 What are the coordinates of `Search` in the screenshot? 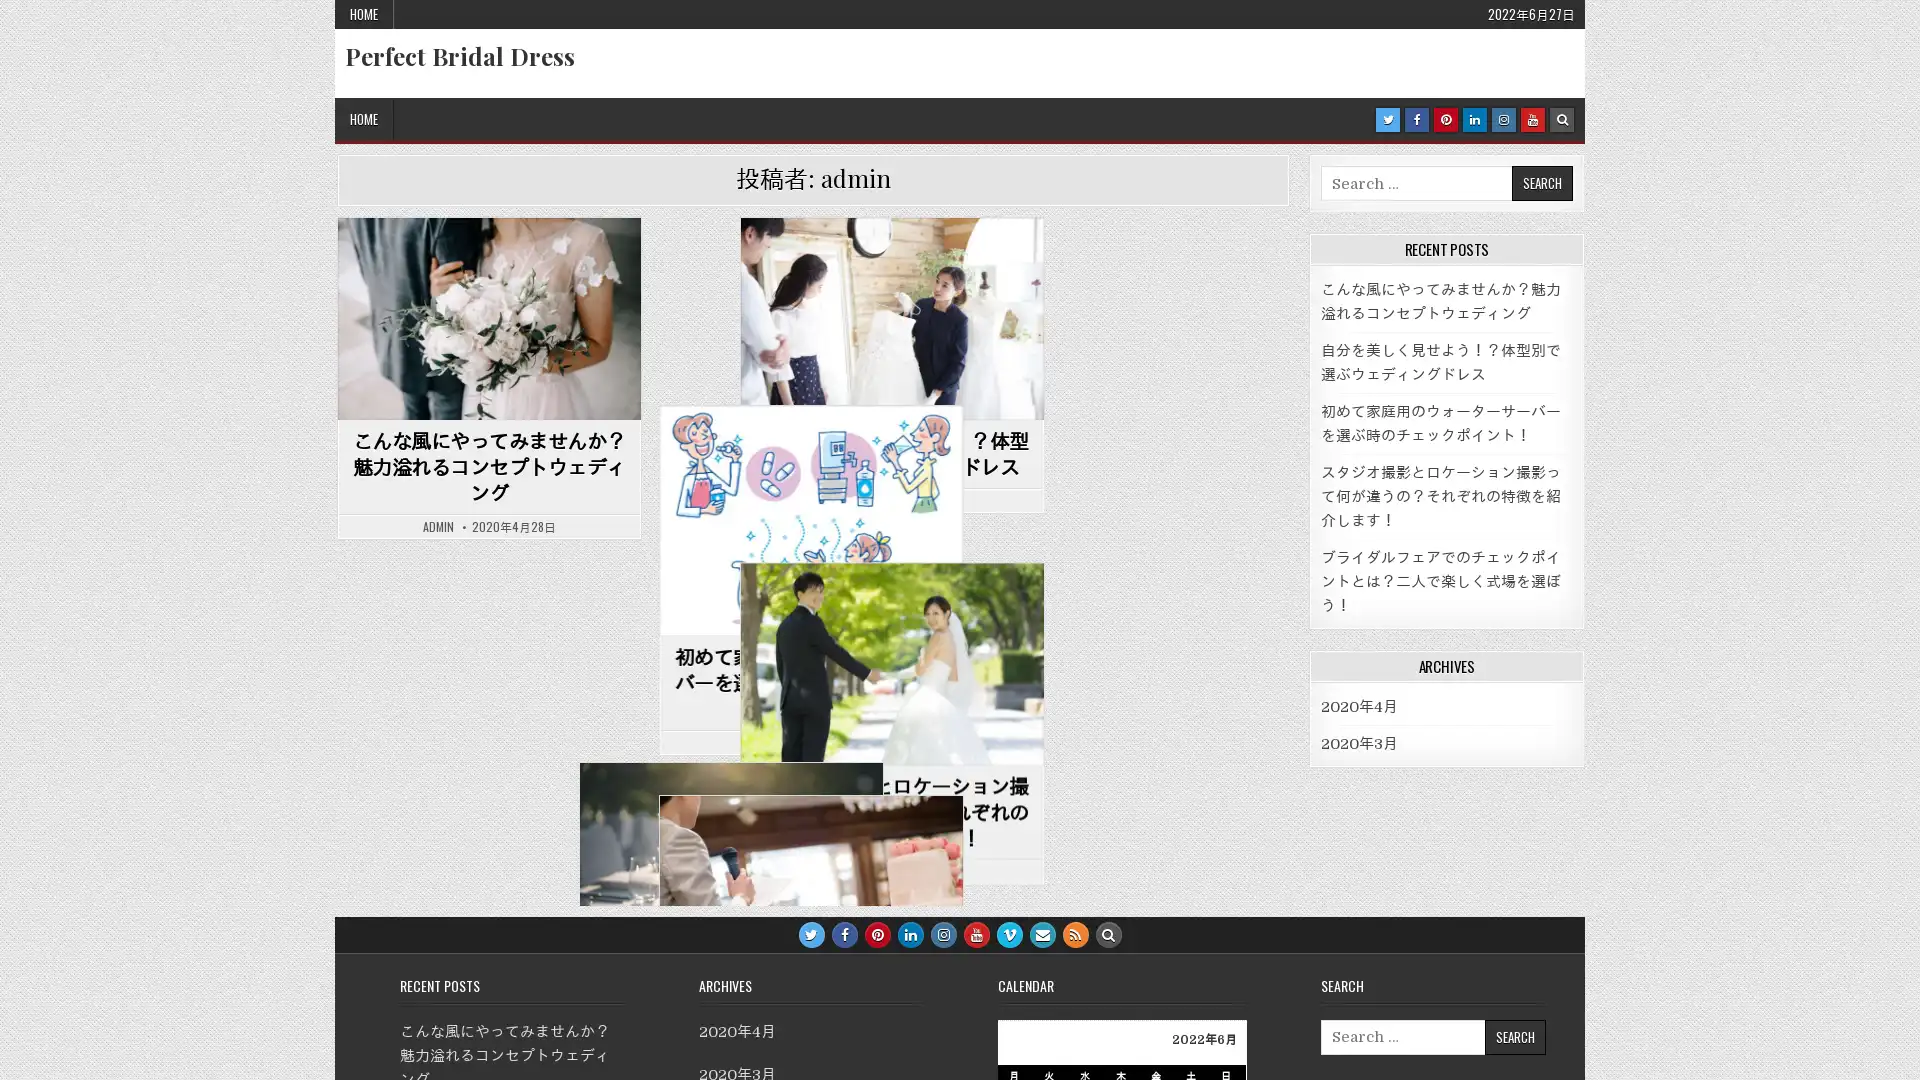 It's located at (1514, 1035).